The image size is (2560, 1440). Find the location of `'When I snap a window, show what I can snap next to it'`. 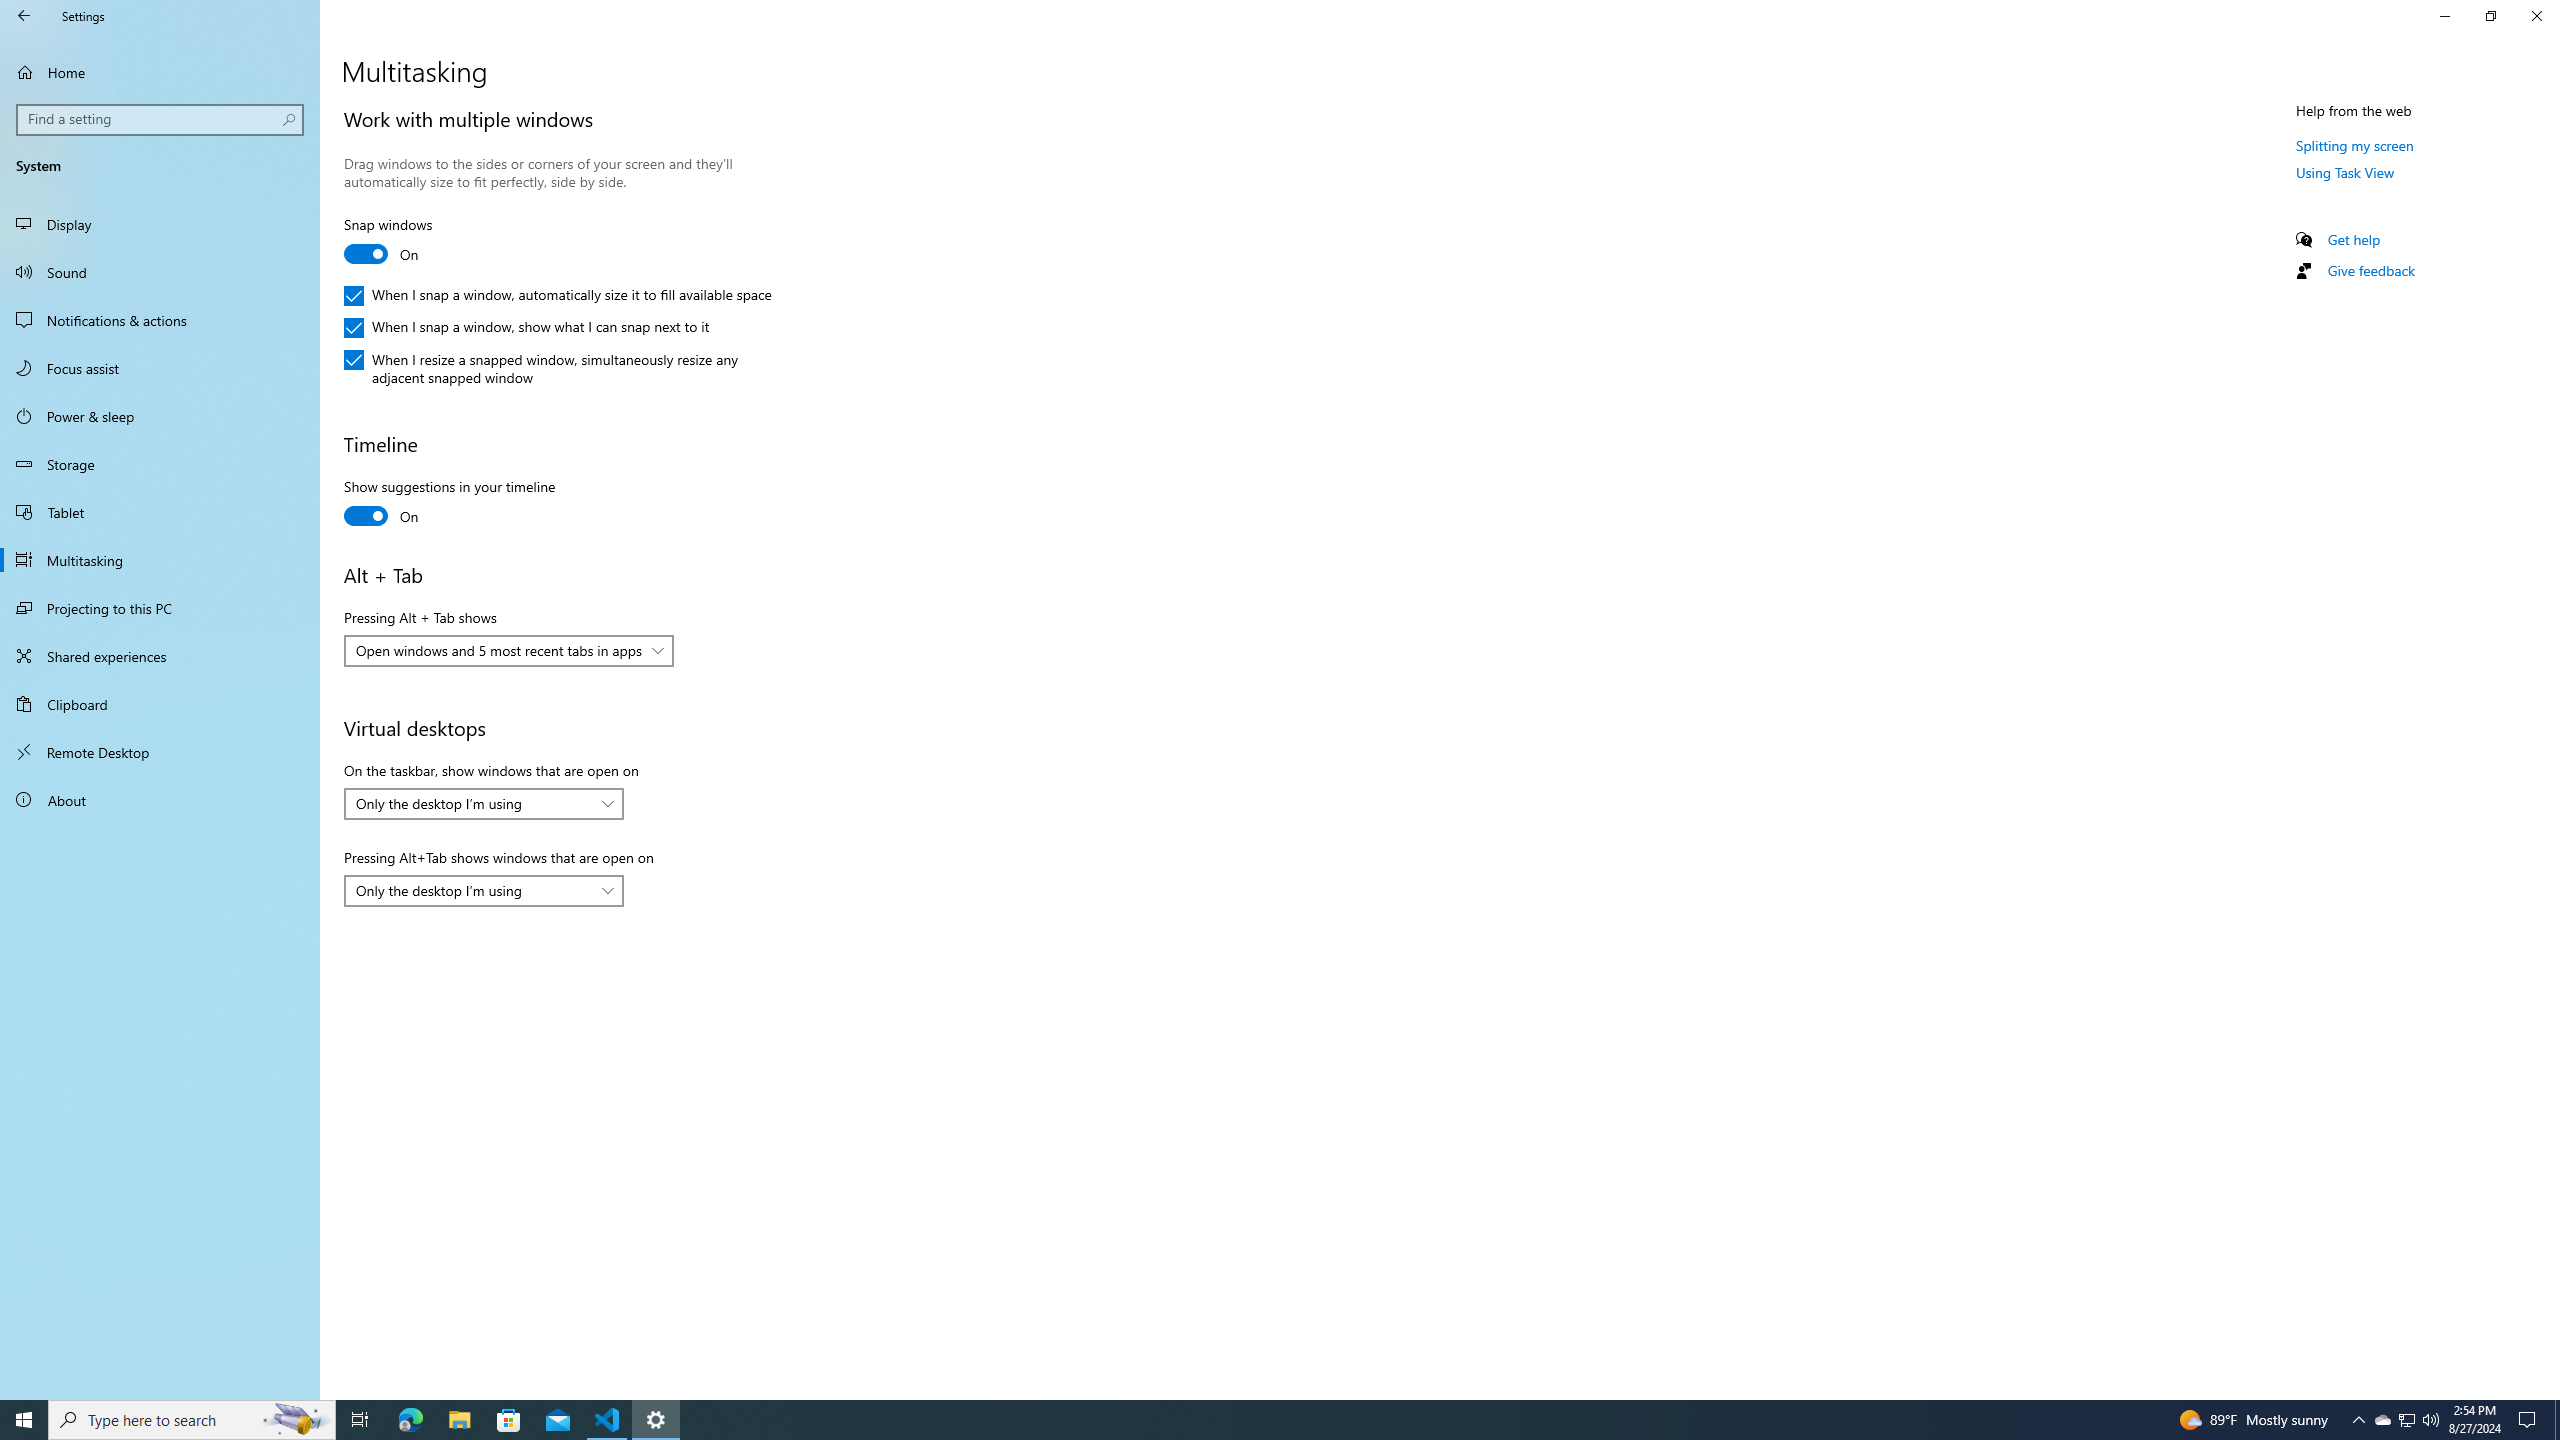

'When I snap a window, show what I can snap next to it' is located at coordinates (525, 328).